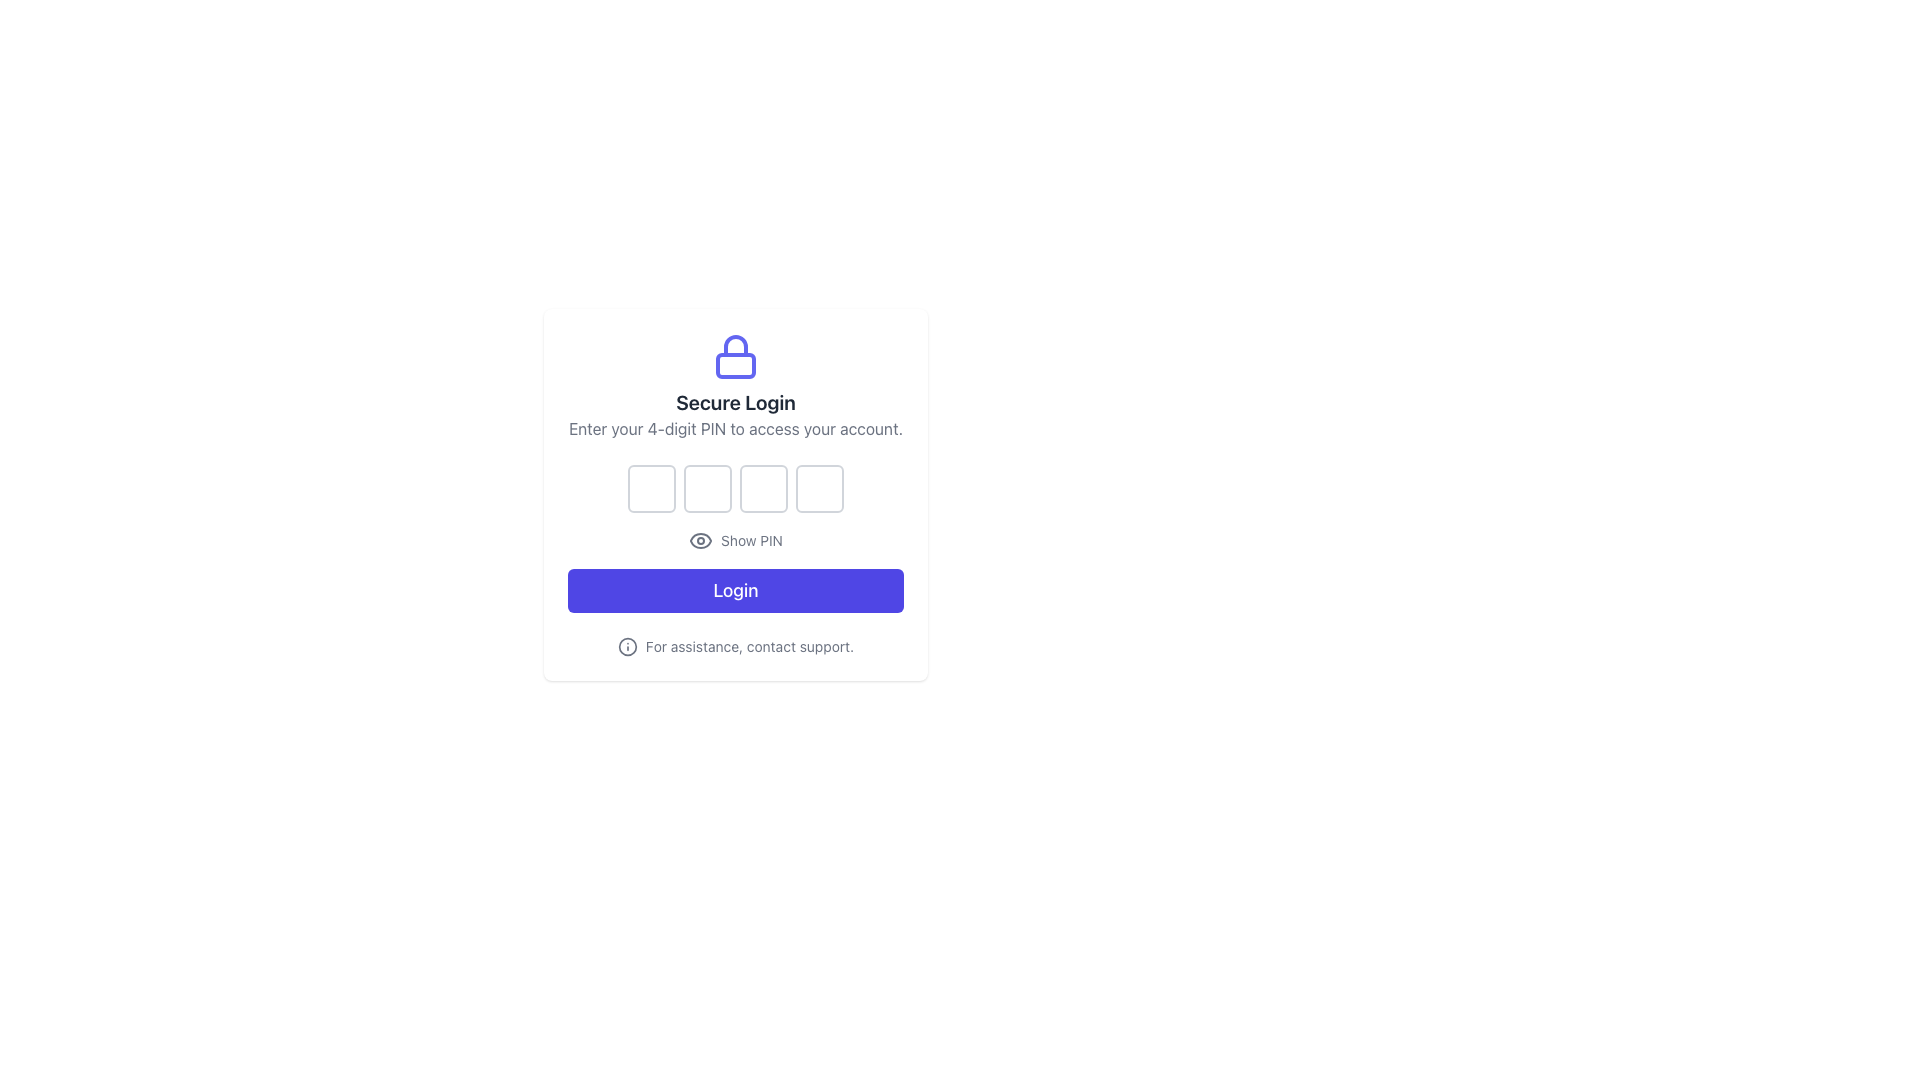 The height and width of the screenshot is (1080, 1920). Describe the element at coordinates (734, 589) in the screenshot. I see `the 'Login' button` at that location.